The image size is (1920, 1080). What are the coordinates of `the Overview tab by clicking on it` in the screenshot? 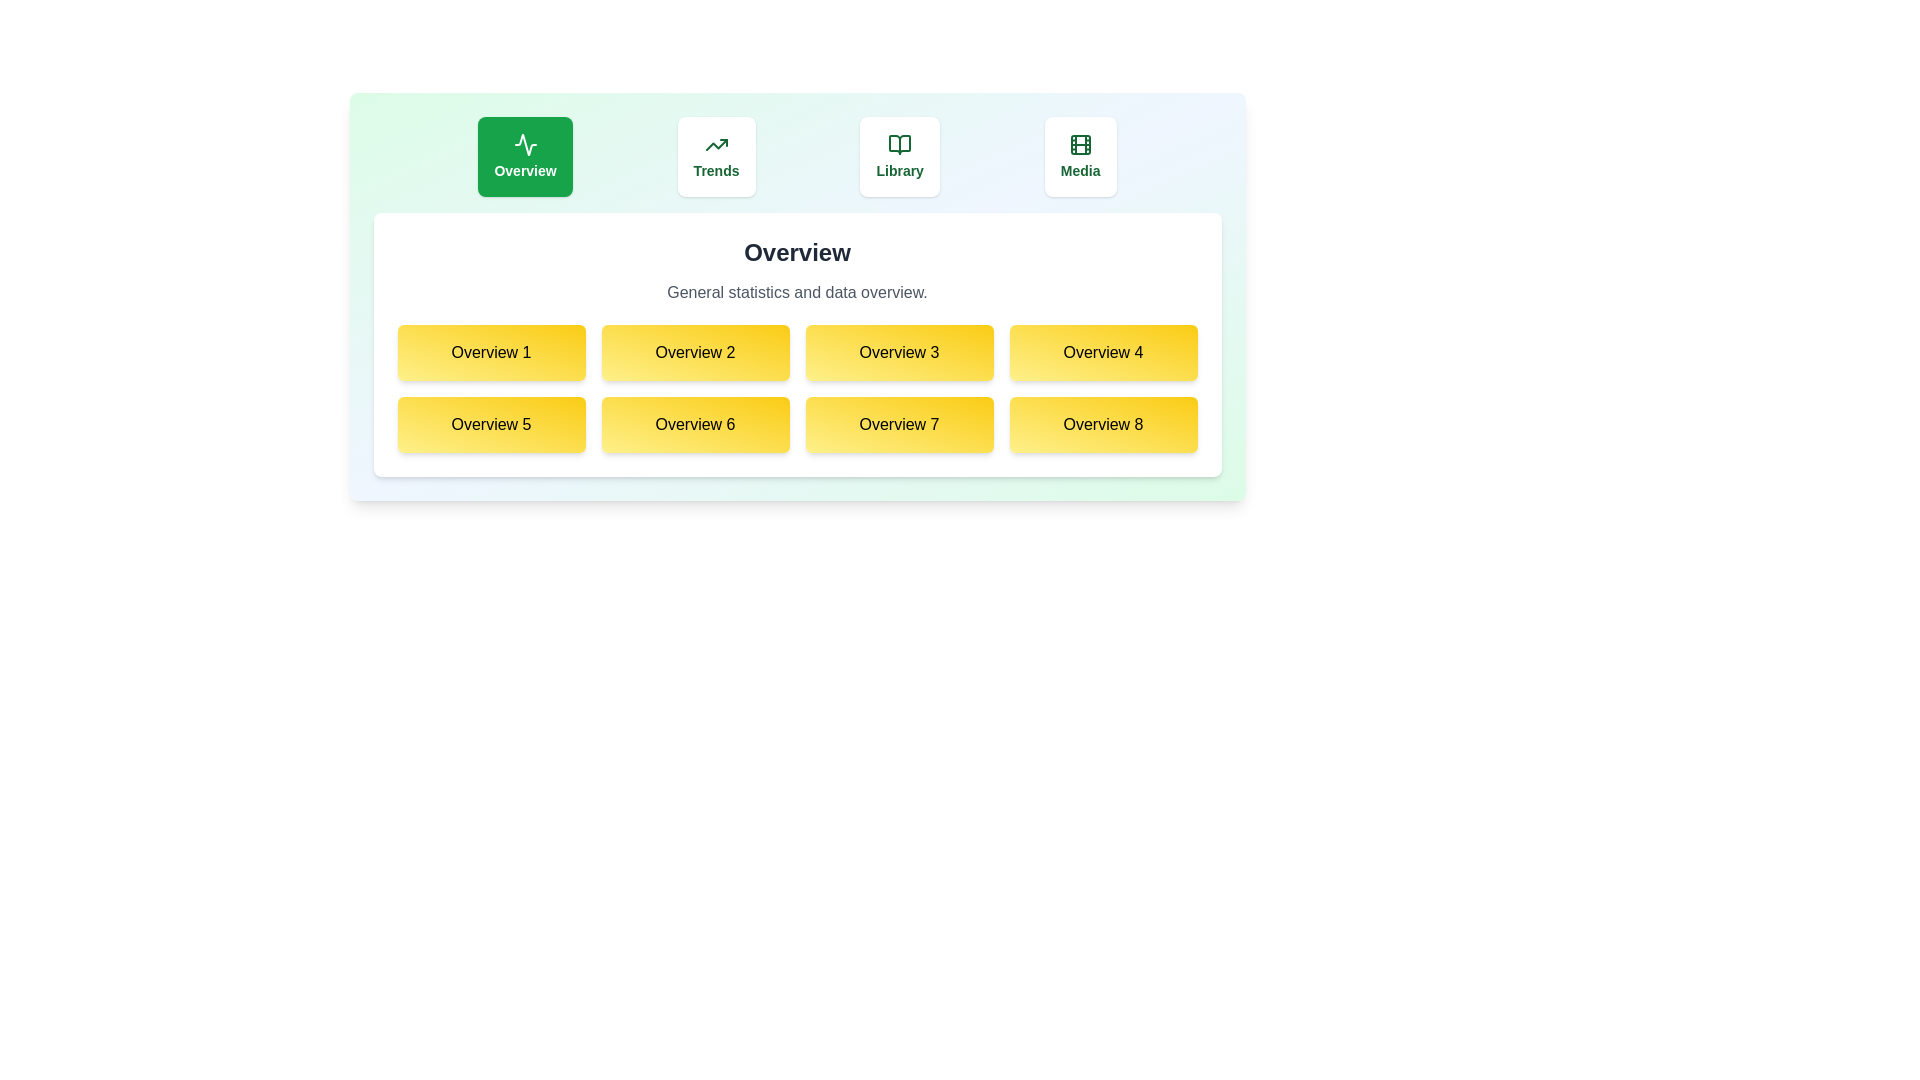 It's located at (525, 156).